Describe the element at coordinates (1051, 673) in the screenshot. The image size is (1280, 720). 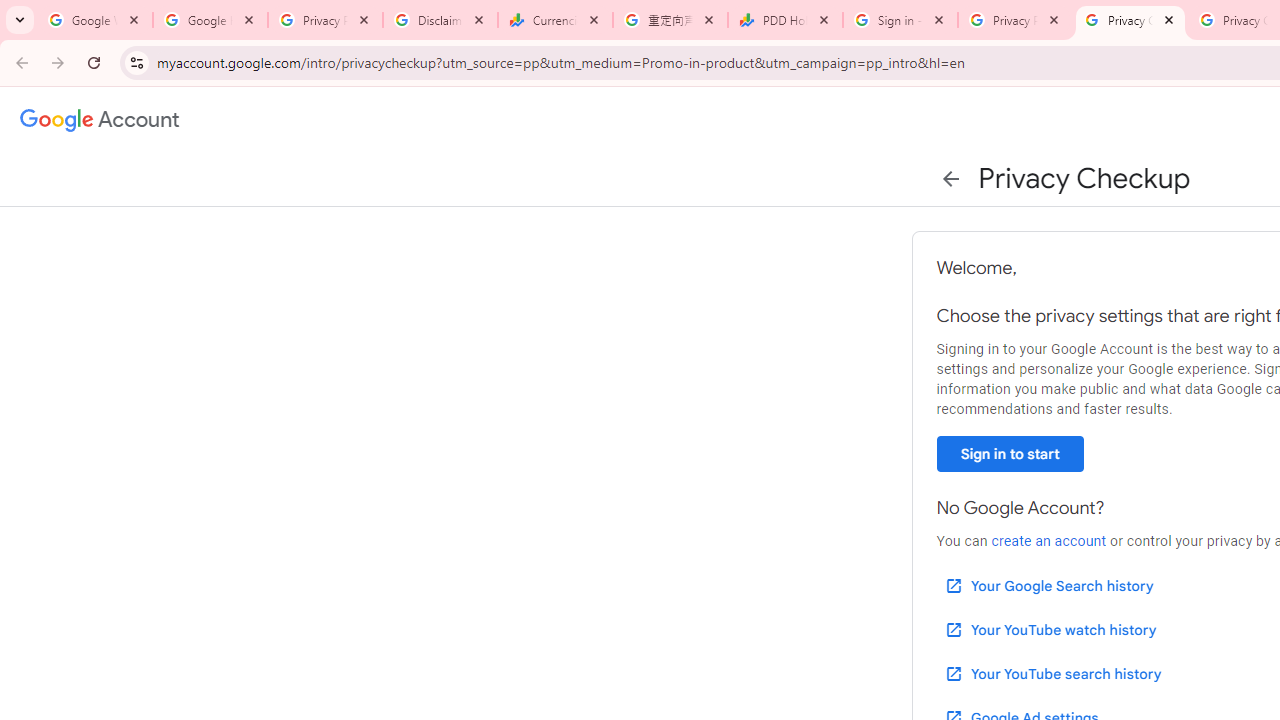
I see `'Your YouTube search history'` at that location.